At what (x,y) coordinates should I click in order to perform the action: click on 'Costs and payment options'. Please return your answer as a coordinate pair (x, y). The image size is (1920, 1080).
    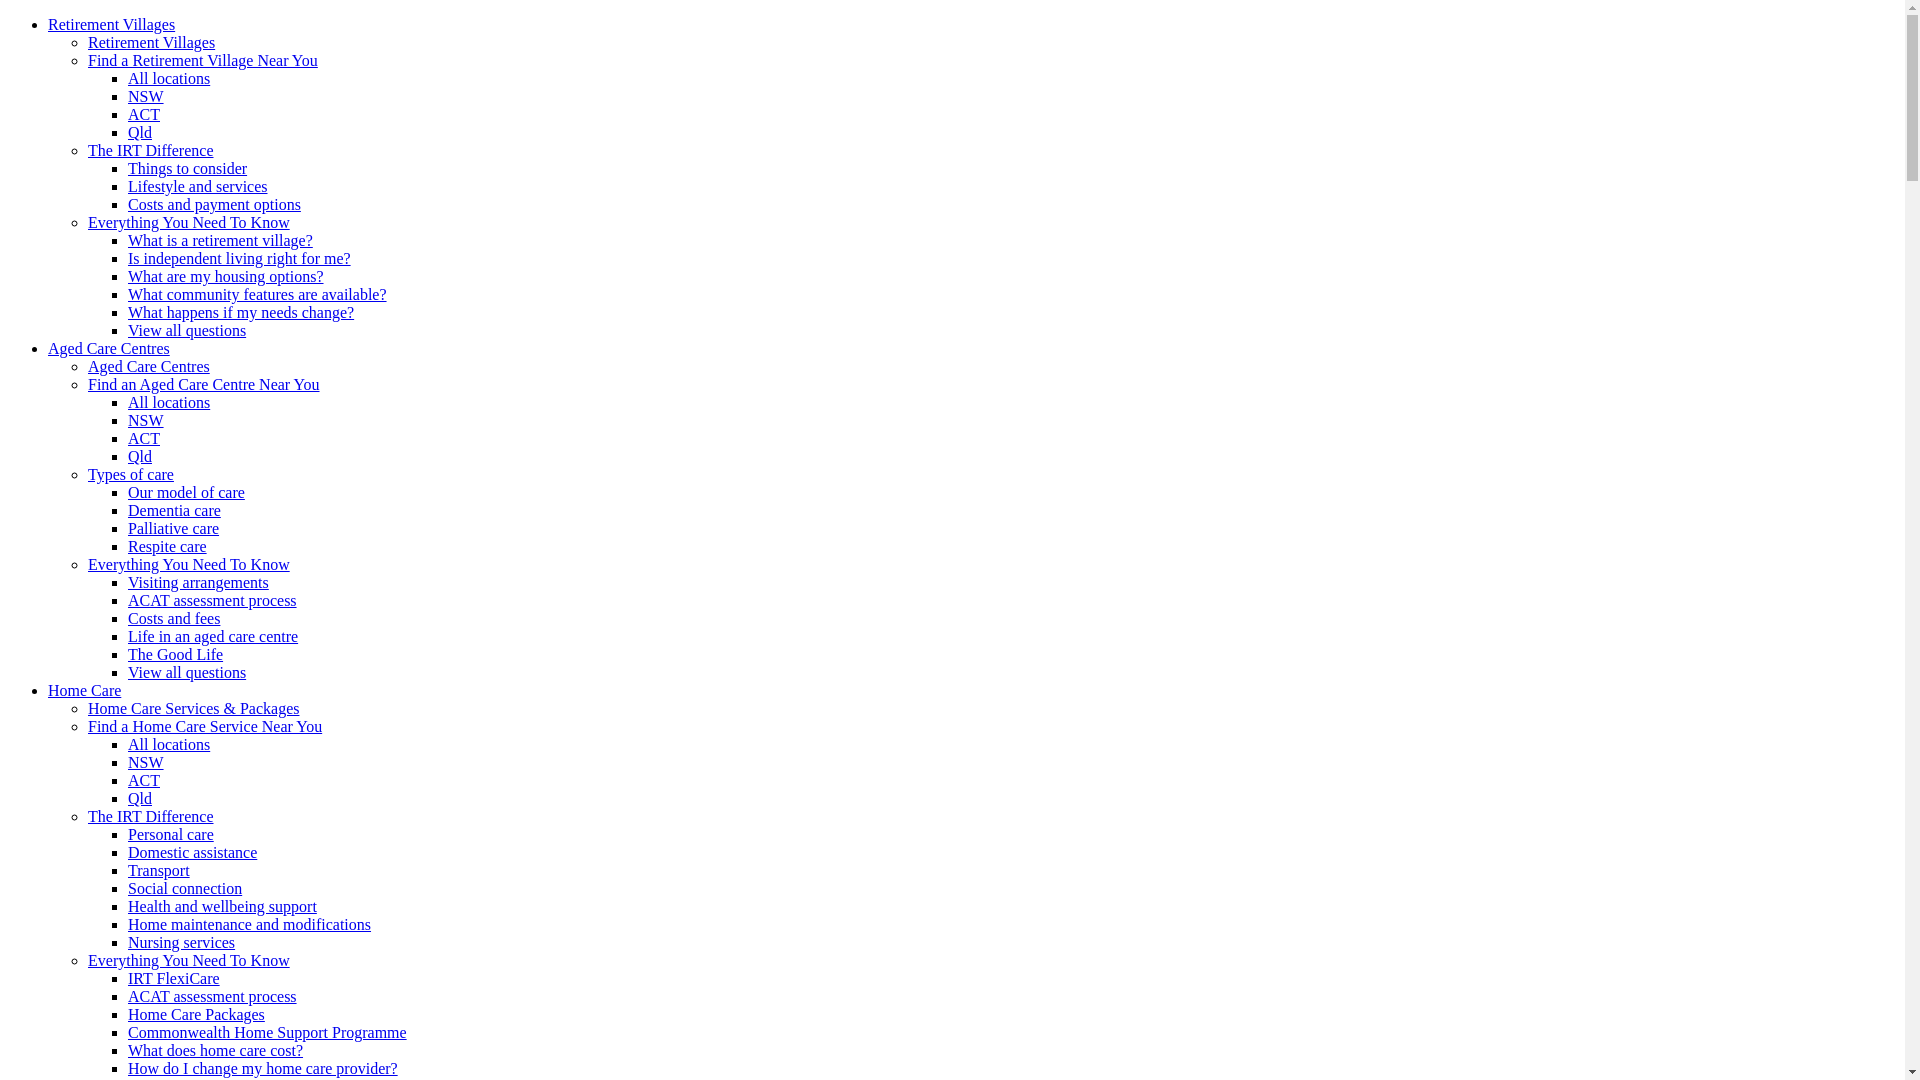
    Looking at the image, I should click on (214, 204).